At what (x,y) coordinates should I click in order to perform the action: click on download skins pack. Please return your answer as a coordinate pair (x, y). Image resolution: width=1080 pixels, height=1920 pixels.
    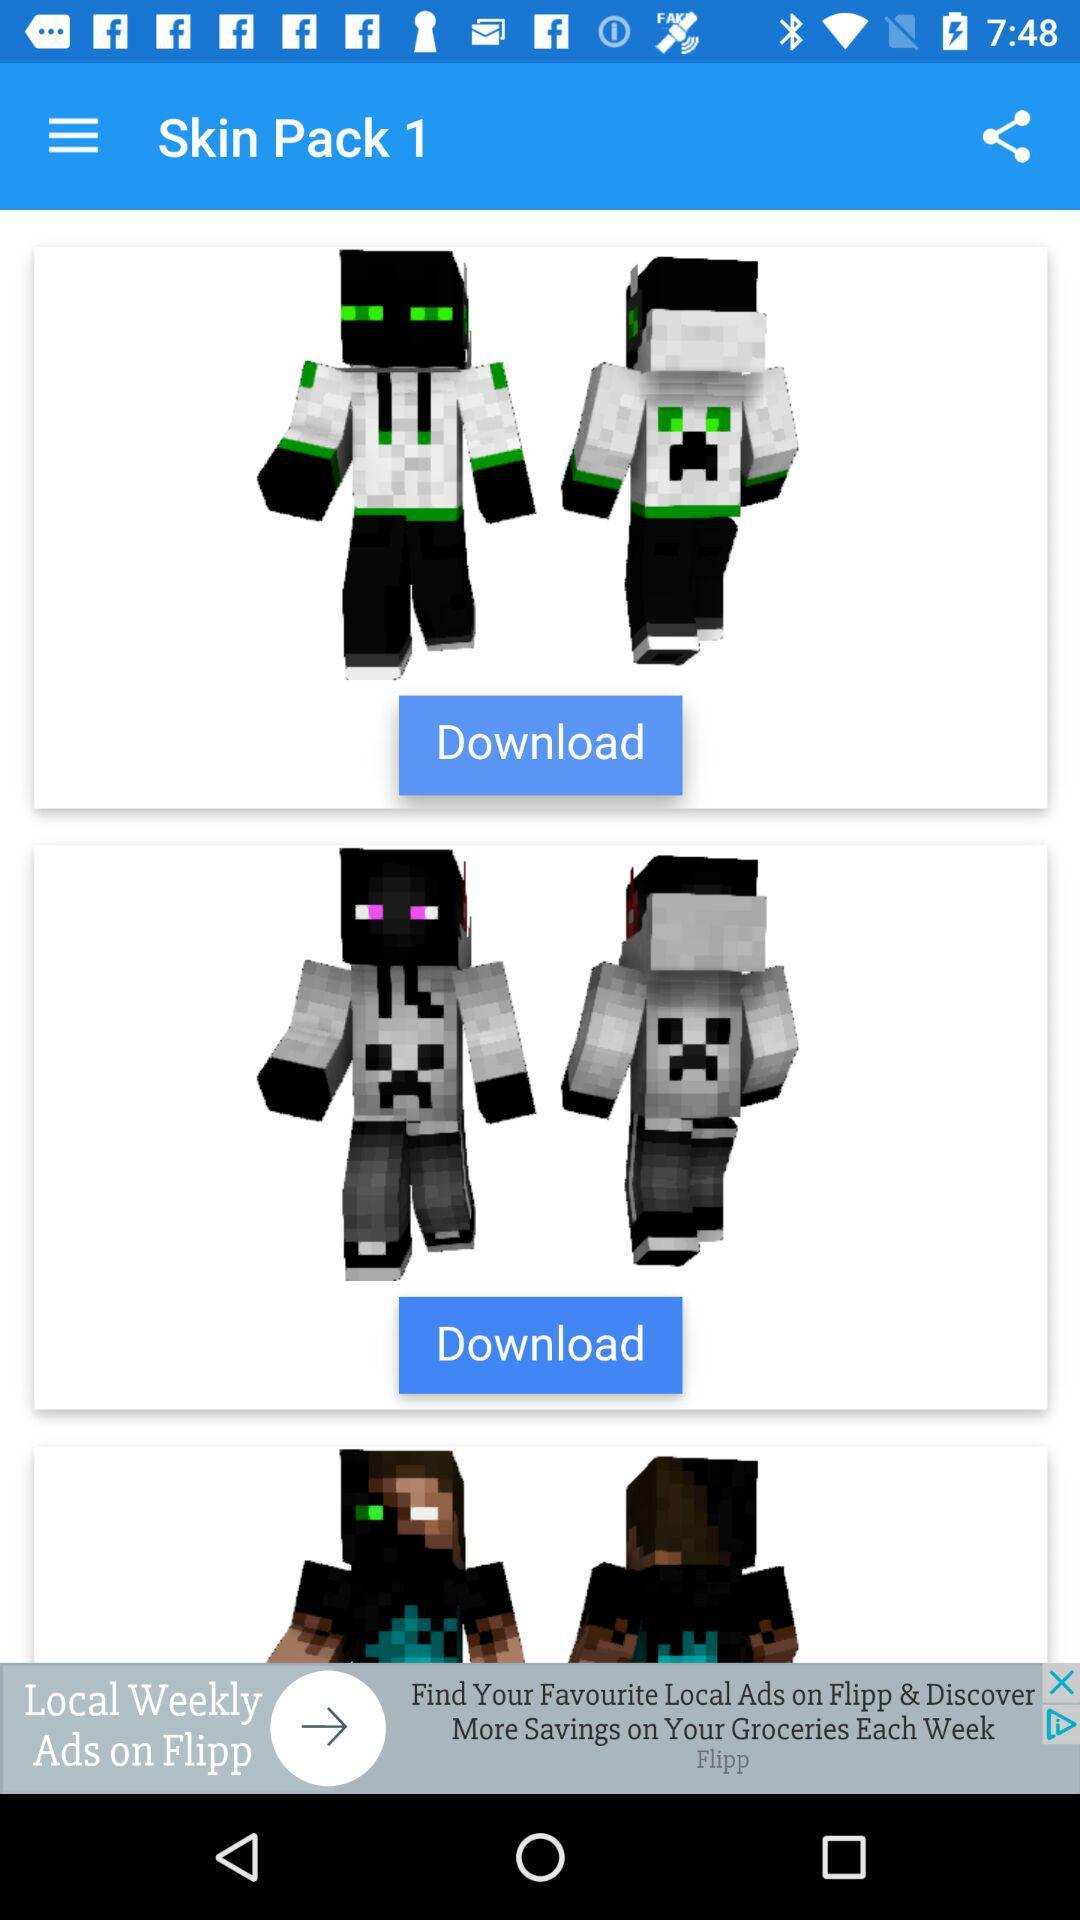
    Looking at the image, I should click on (540, 935).